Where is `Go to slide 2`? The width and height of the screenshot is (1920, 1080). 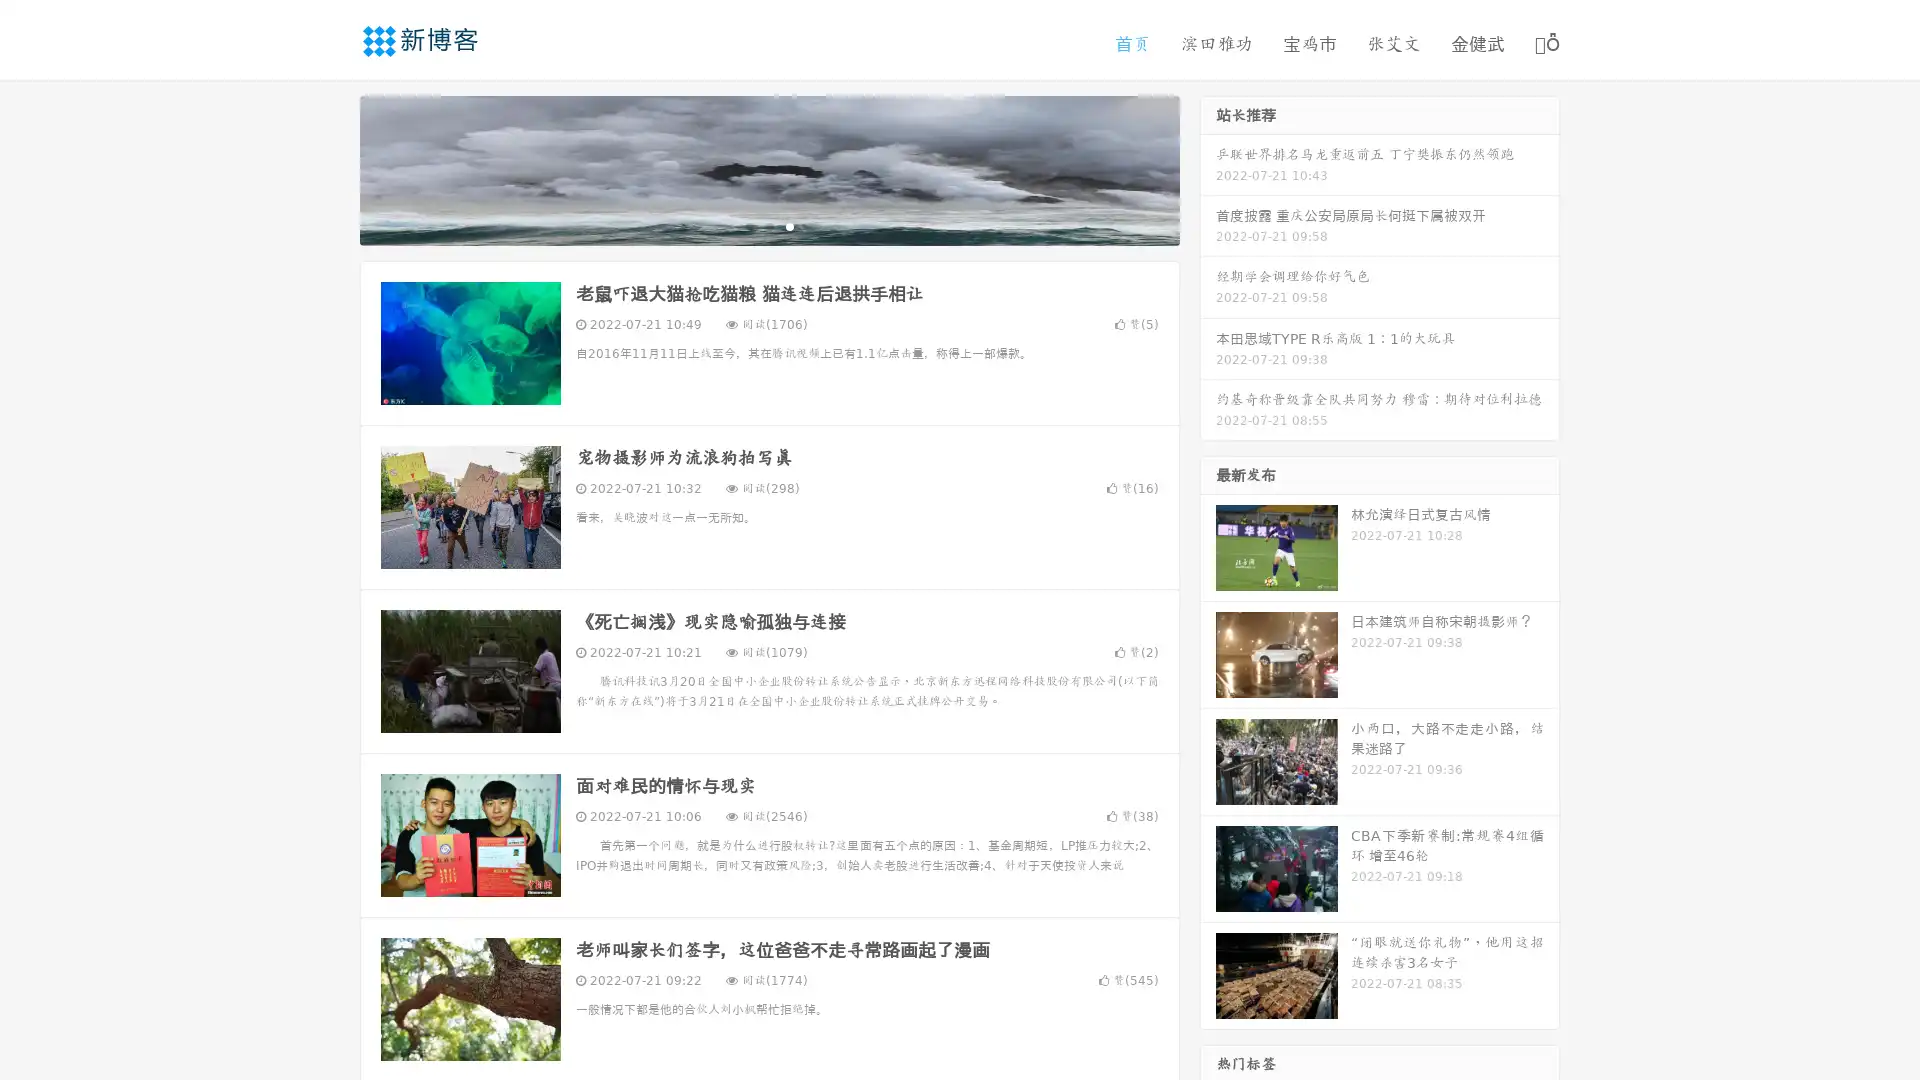
Go to slide 2 is located at coordinates (768, 225).